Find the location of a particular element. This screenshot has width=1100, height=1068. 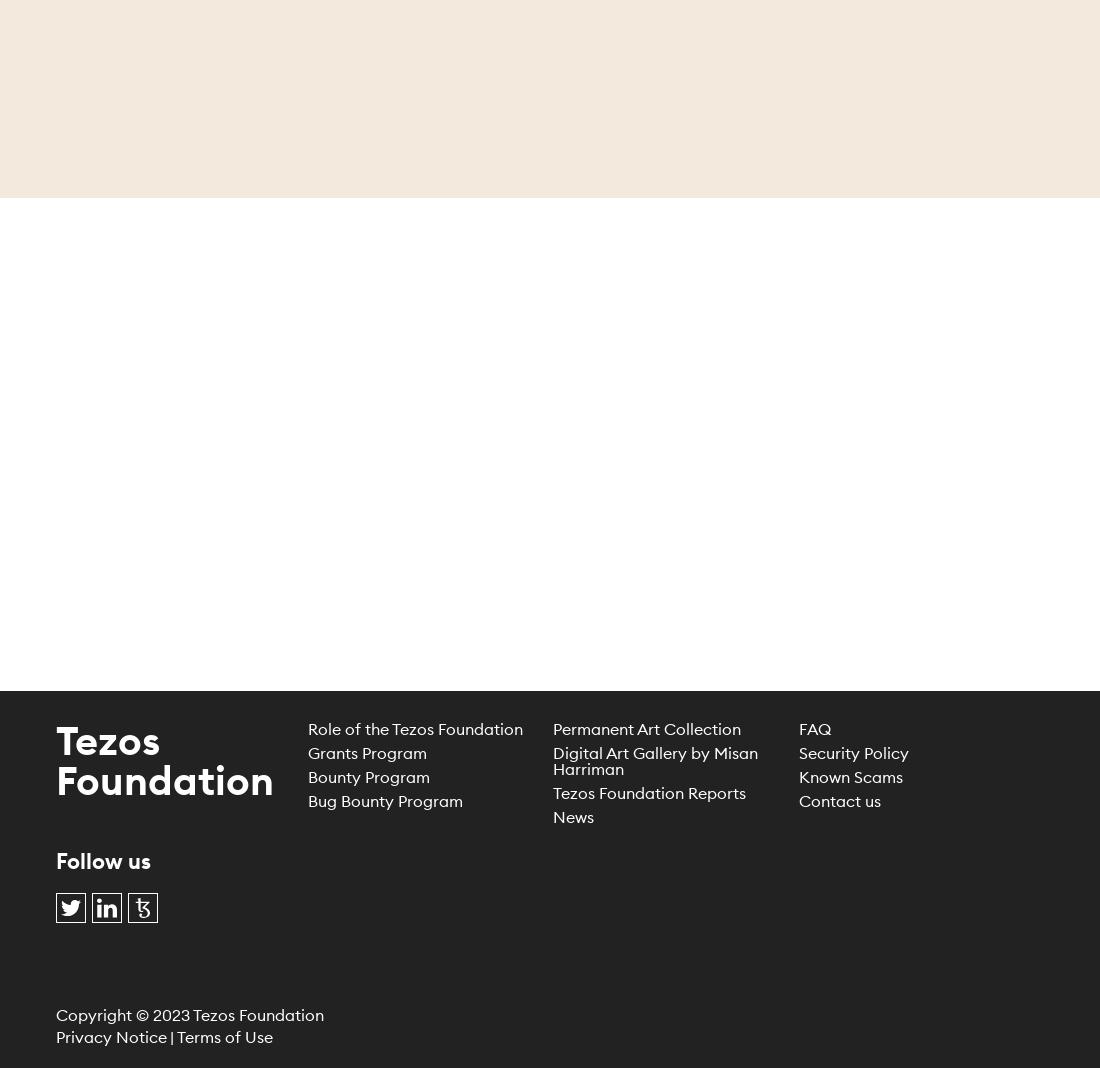

'Bounty Program' is located at coordinates (306, 776).